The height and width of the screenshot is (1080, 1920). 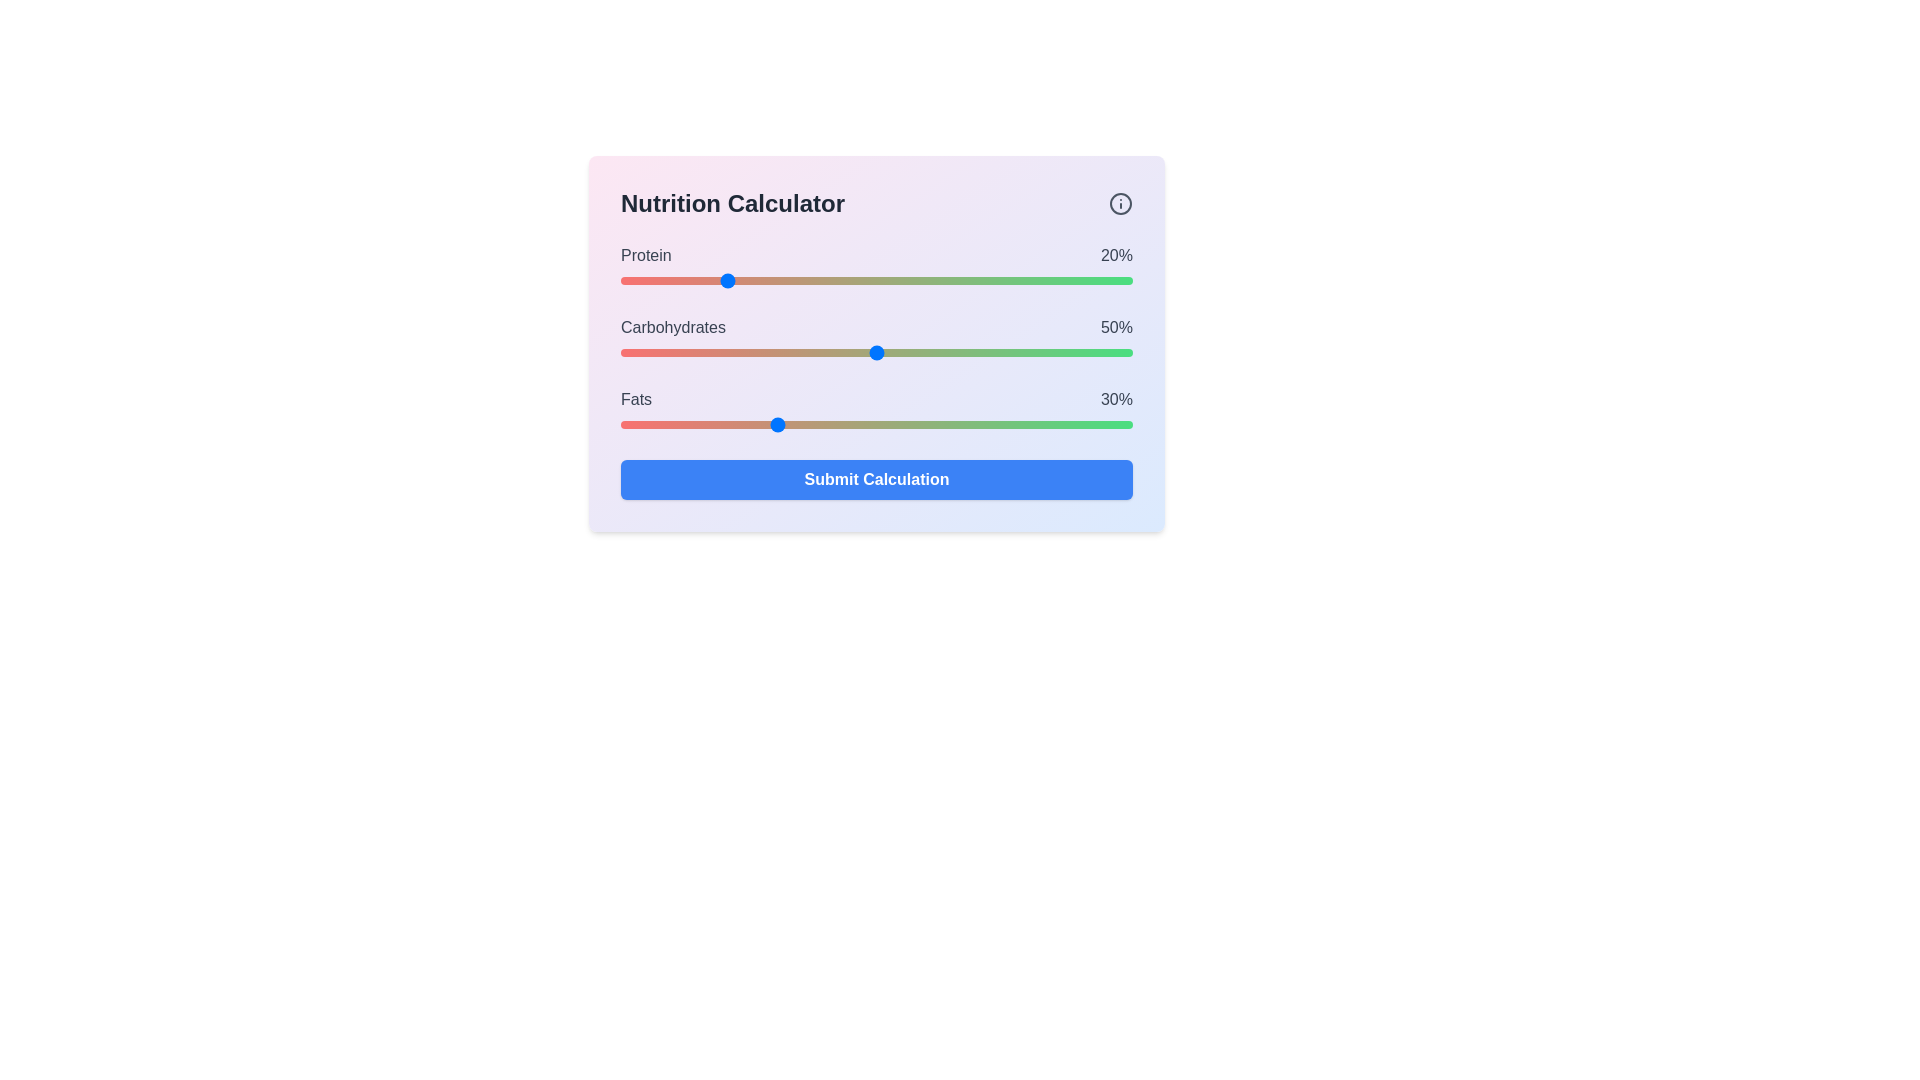 I want to click on the protein slider to 20%, so click(x=722, y=281).